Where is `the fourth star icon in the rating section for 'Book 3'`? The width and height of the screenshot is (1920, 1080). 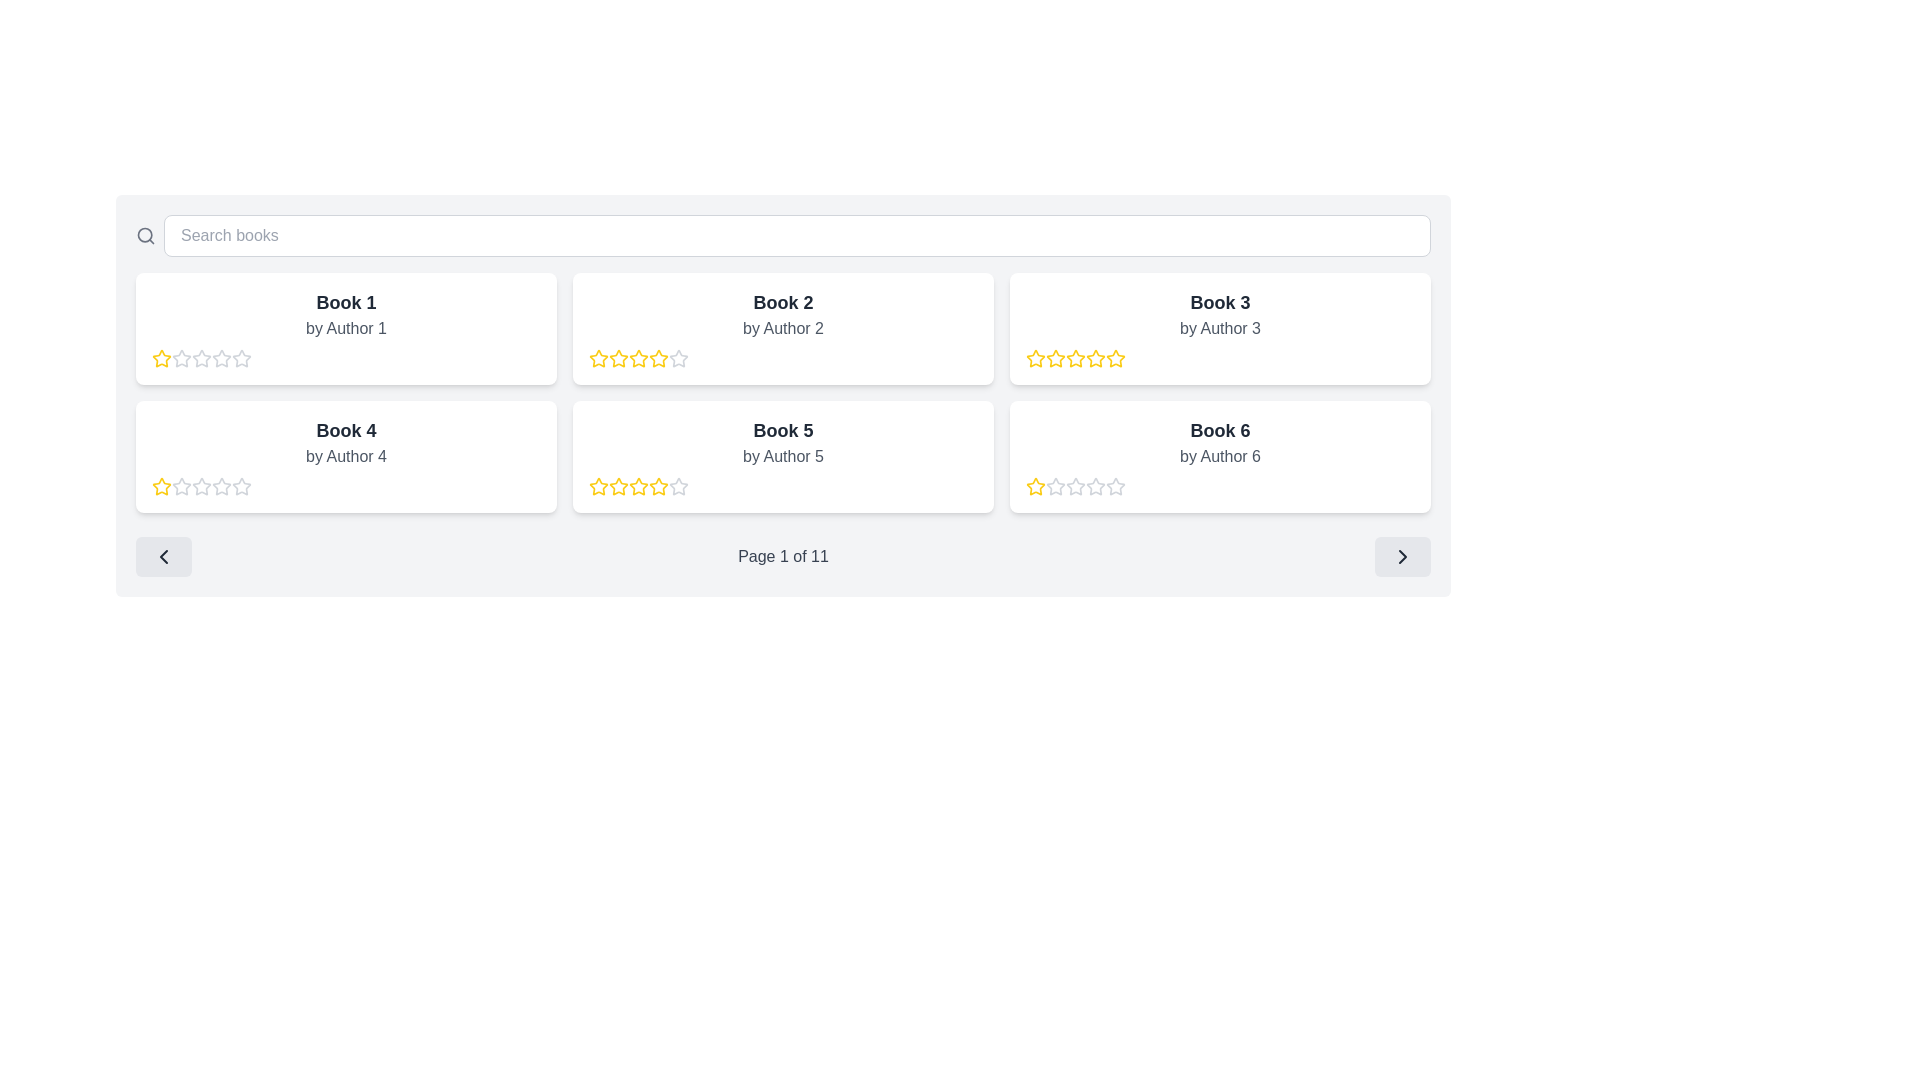
the fourth star icon in the rating section for 'Book 3' is located at coordinates (1074, 357).